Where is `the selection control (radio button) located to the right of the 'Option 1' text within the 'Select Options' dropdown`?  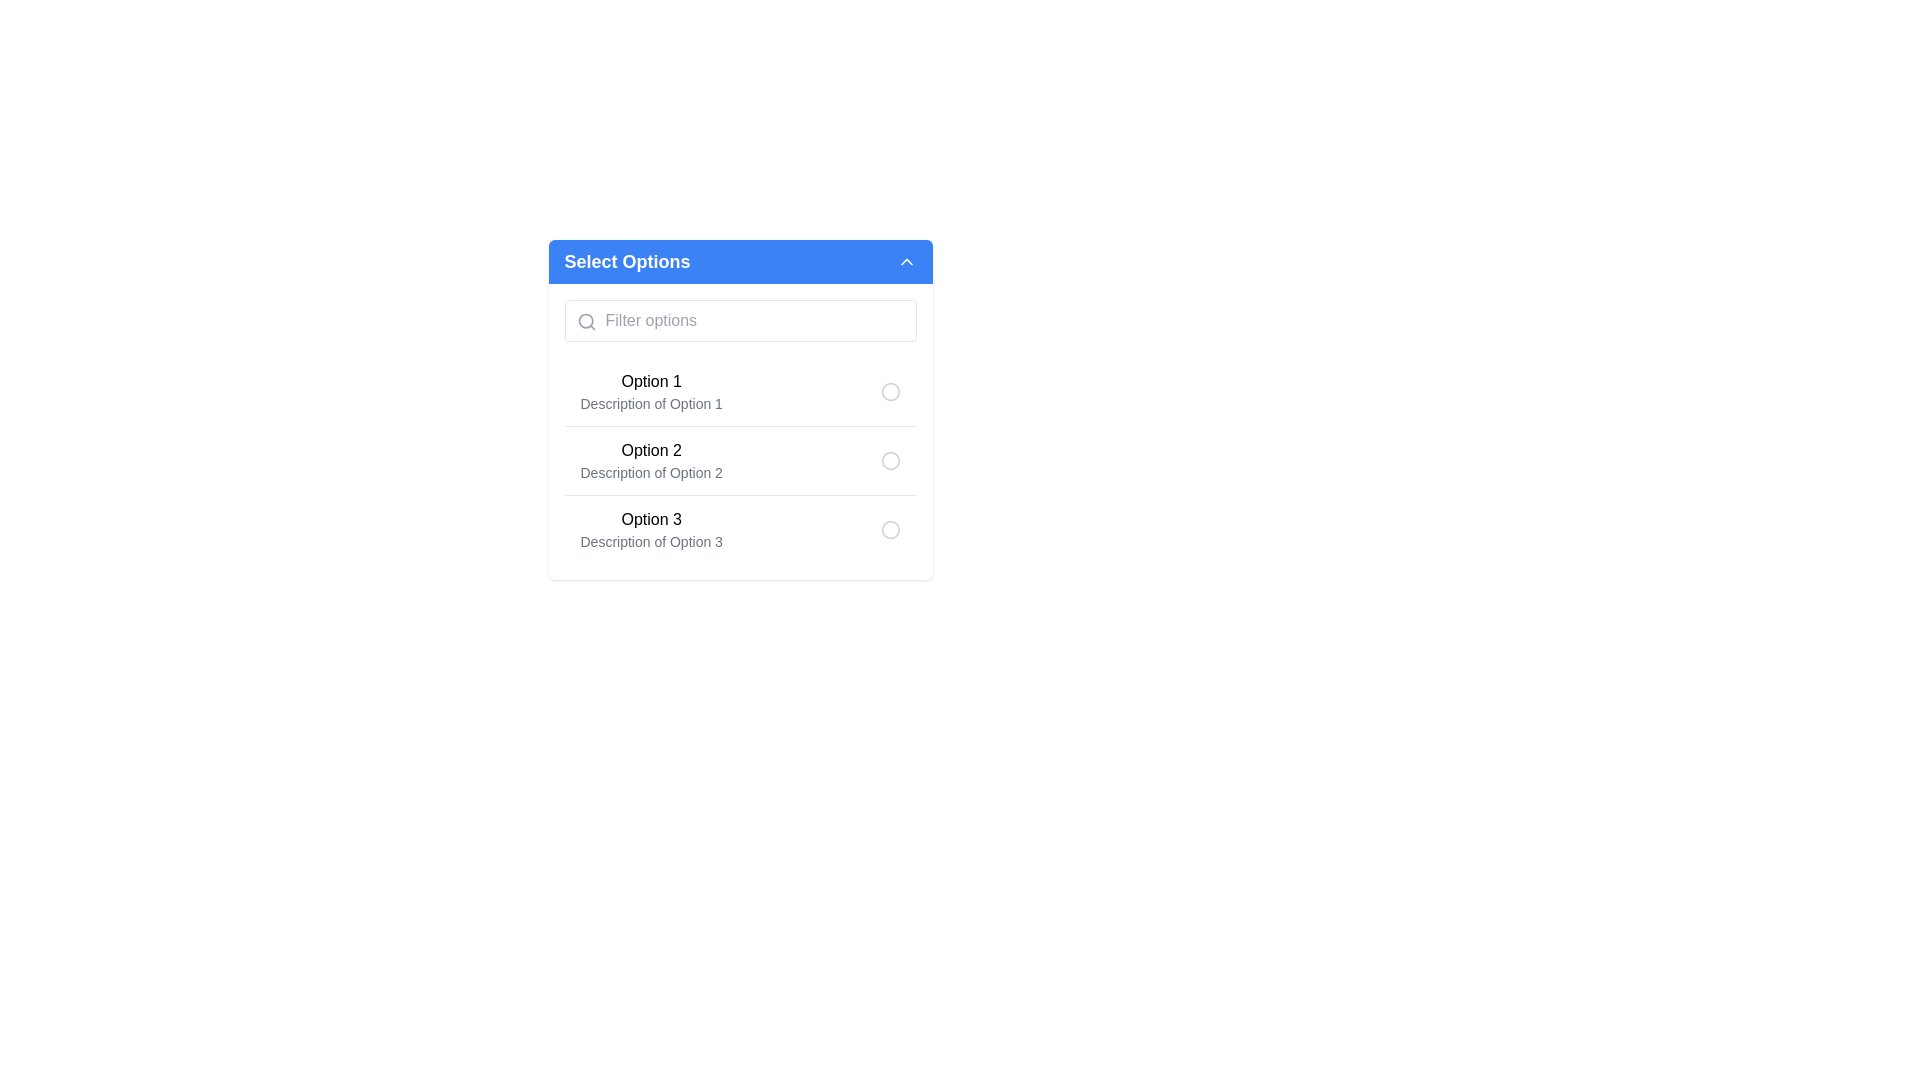
the selection control (radio button) located to the right of the 'Option 1' text within the 'Select Options' dropdown is located at coordinates (889, 392).